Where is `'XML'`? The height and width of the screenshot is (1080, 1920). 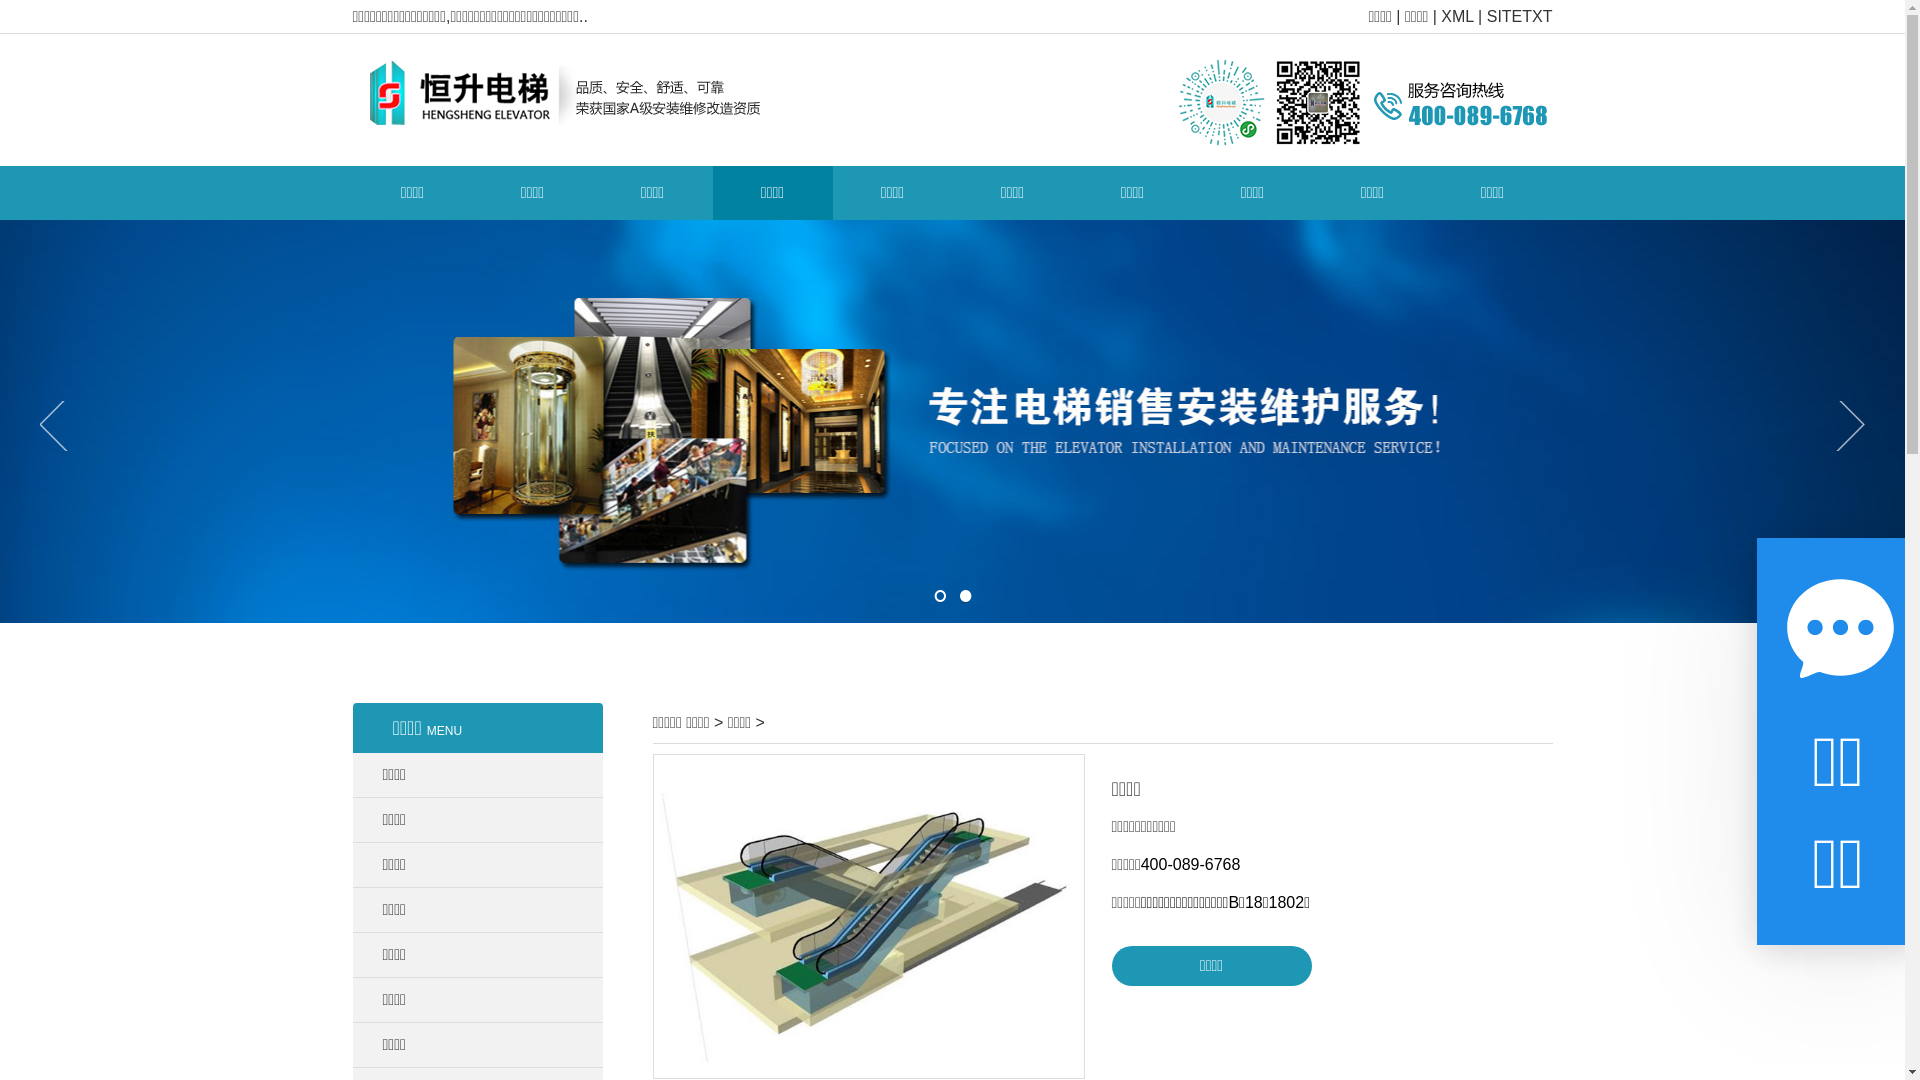
'XML' is located at coordinates (1457, 16).